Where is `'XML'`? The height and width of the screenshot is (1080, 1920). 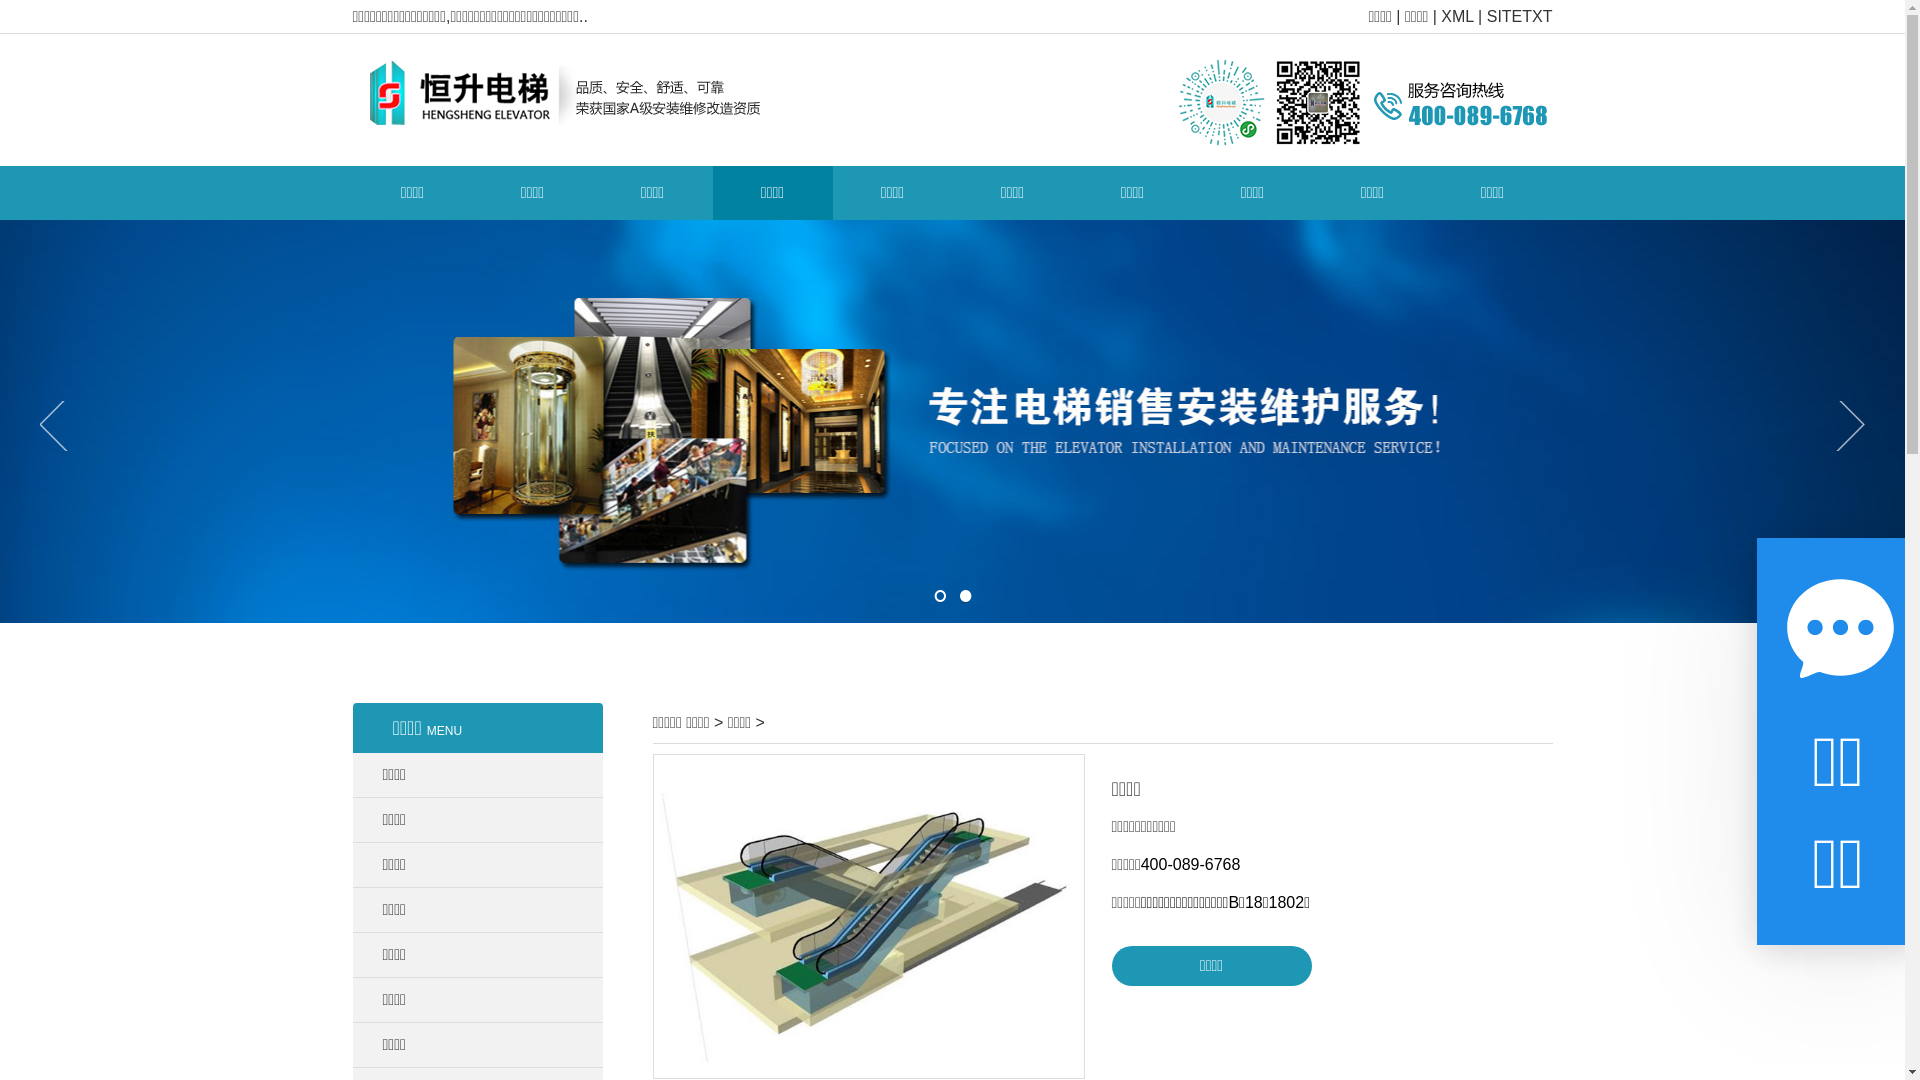
'XML' is located at coordinates (1457, 16).